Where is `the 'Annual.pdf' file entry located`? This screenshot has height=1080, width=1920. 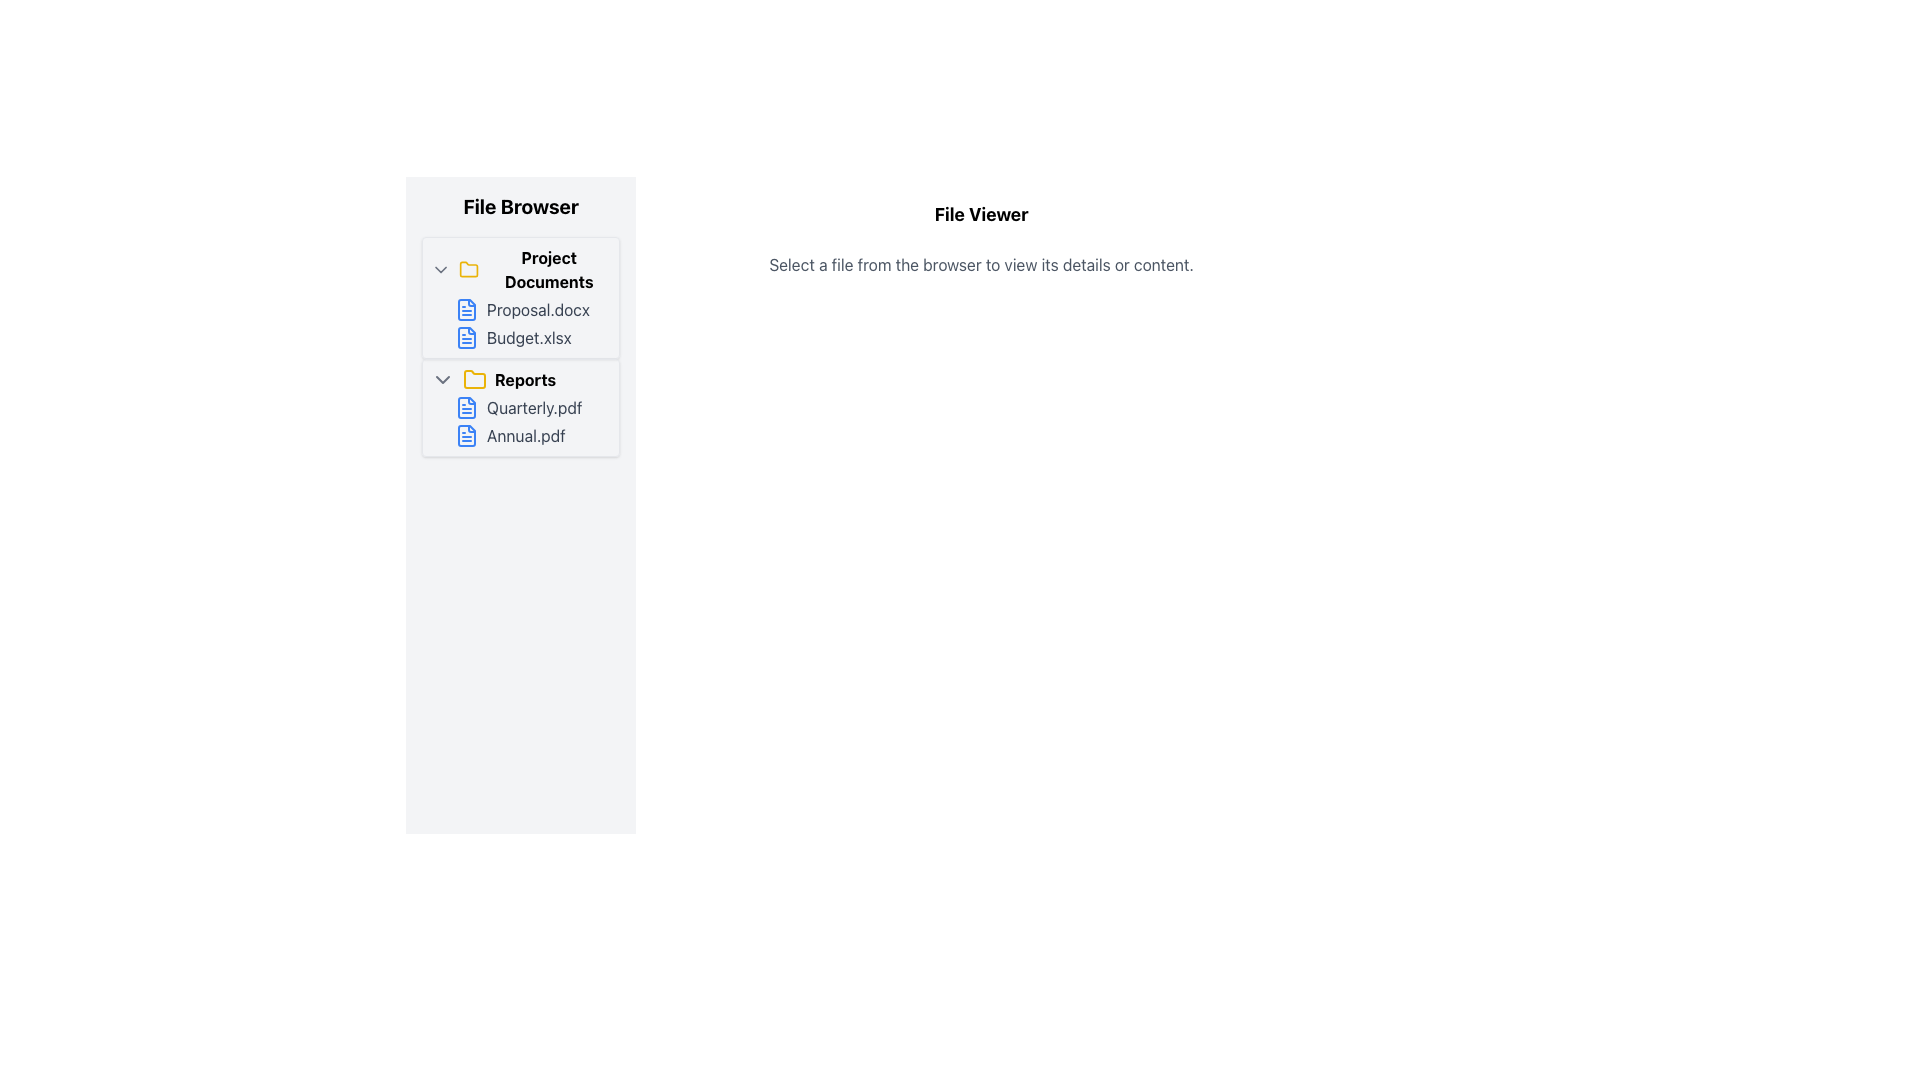 the 'Annual.pdf' file entry located is located at coordinates (532, 434).